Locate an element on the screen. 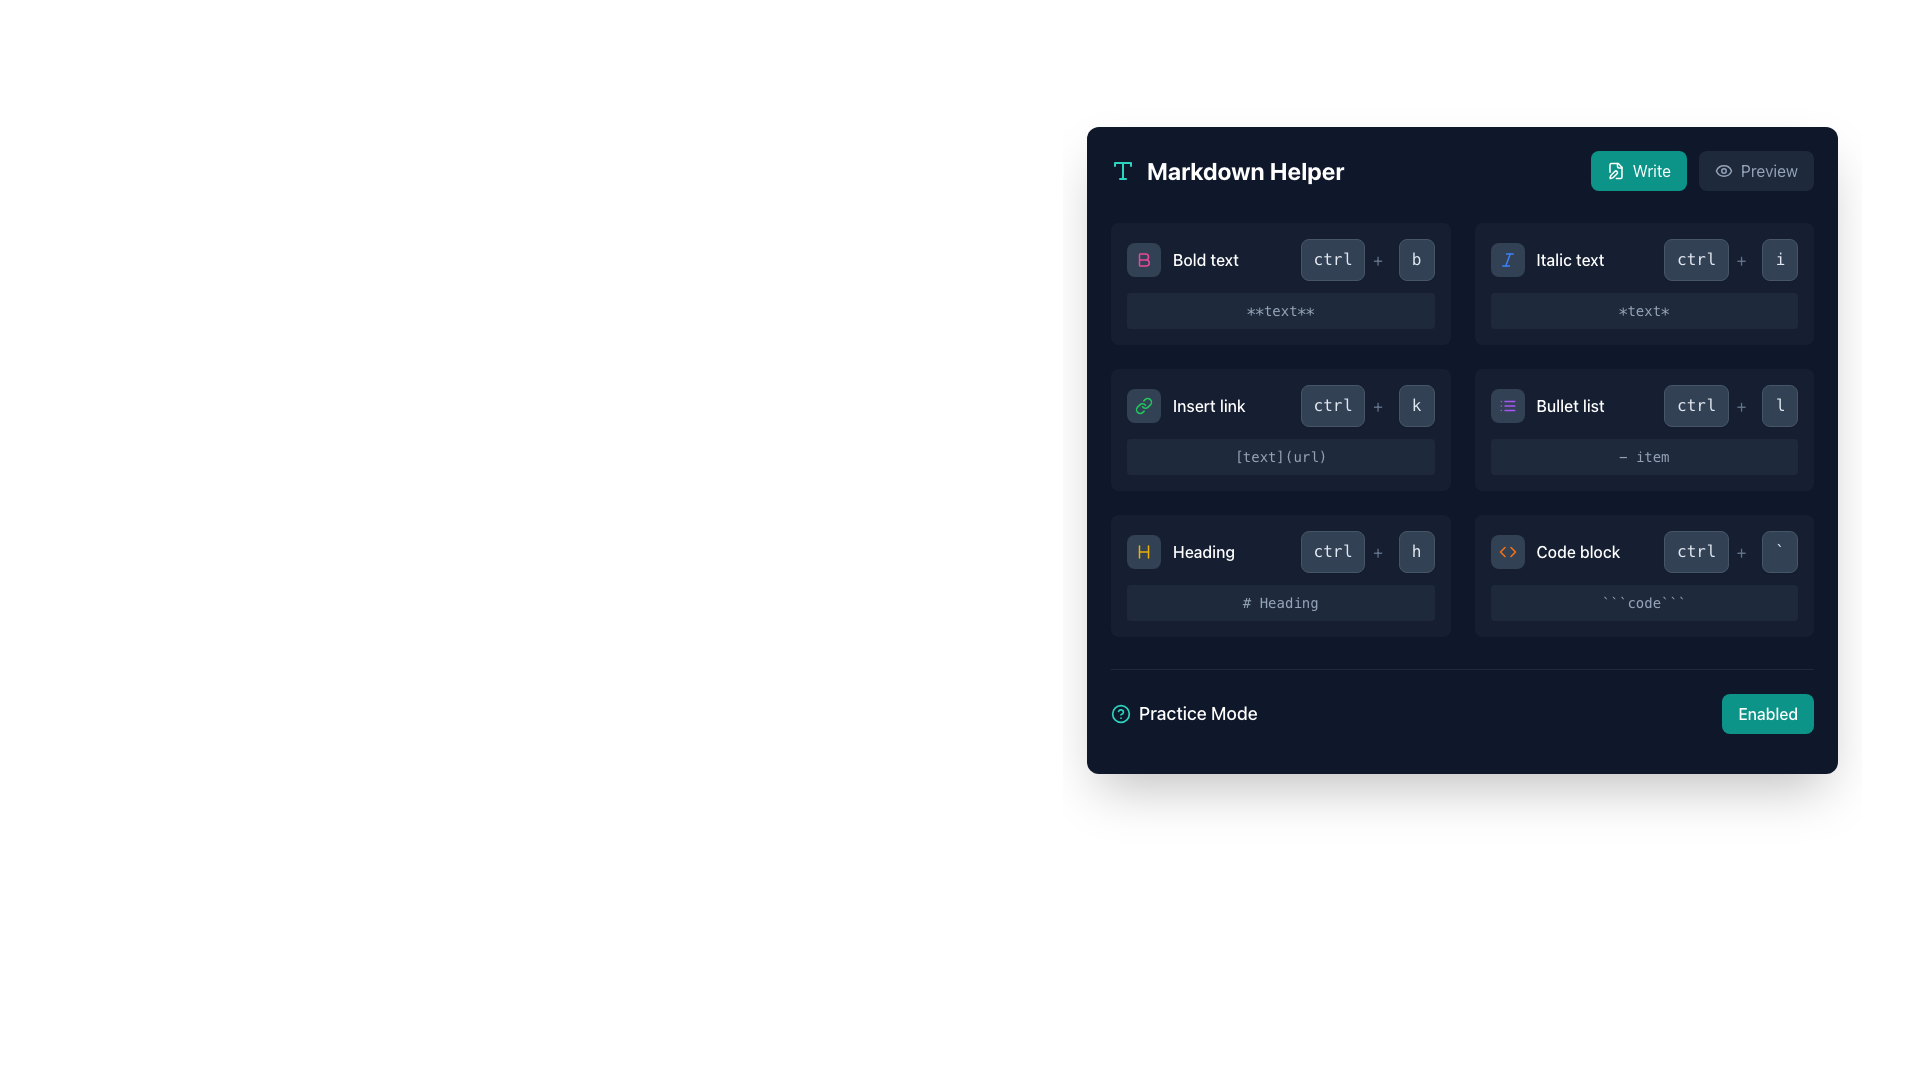 Image resolution: width=1920 pixels, height=1080 pixels. the Keyboard shortcut indicator for 'Insert link' functionality located in the 'Markdown Helper' interface, positioned in the second row of the interface grid is located at coordinates (1366, 405).